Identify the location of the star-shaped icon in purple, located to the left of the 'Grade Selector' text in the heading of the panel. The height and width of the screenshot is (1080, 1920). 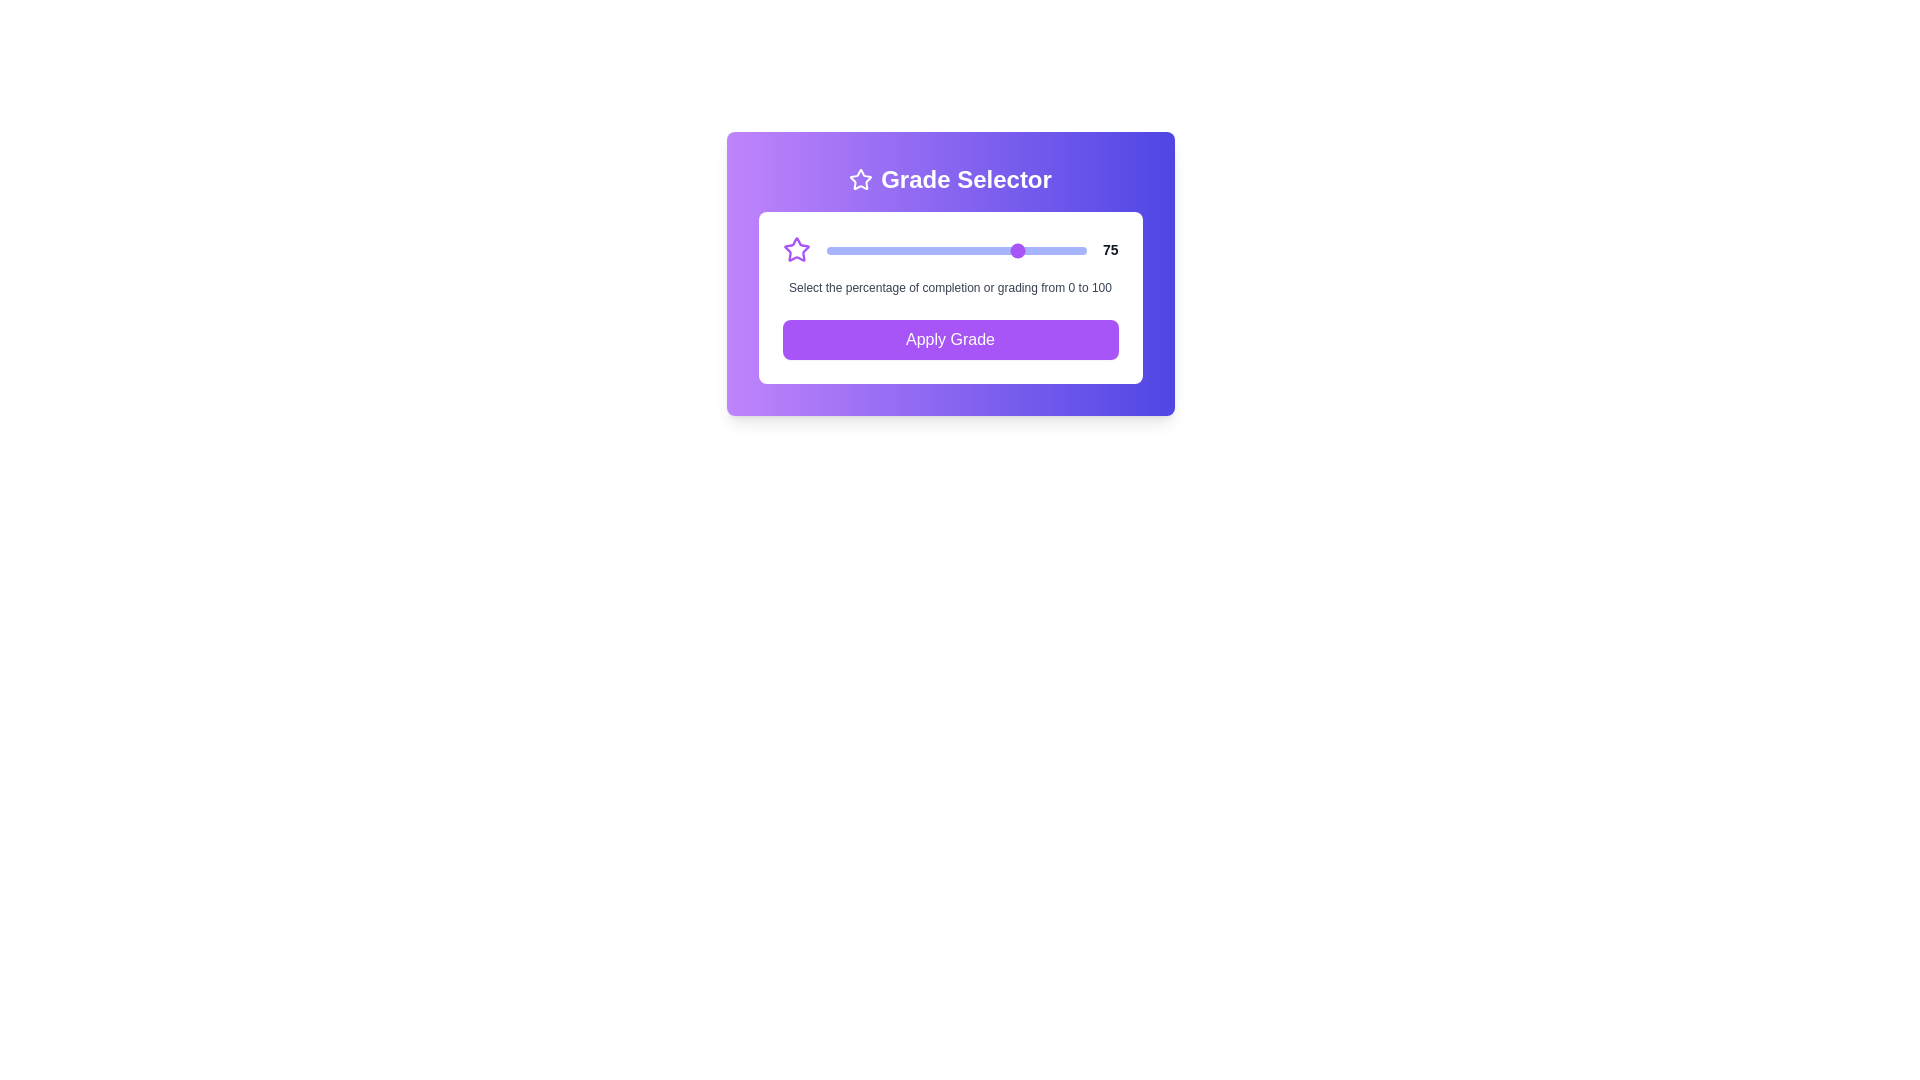
(861, 180).